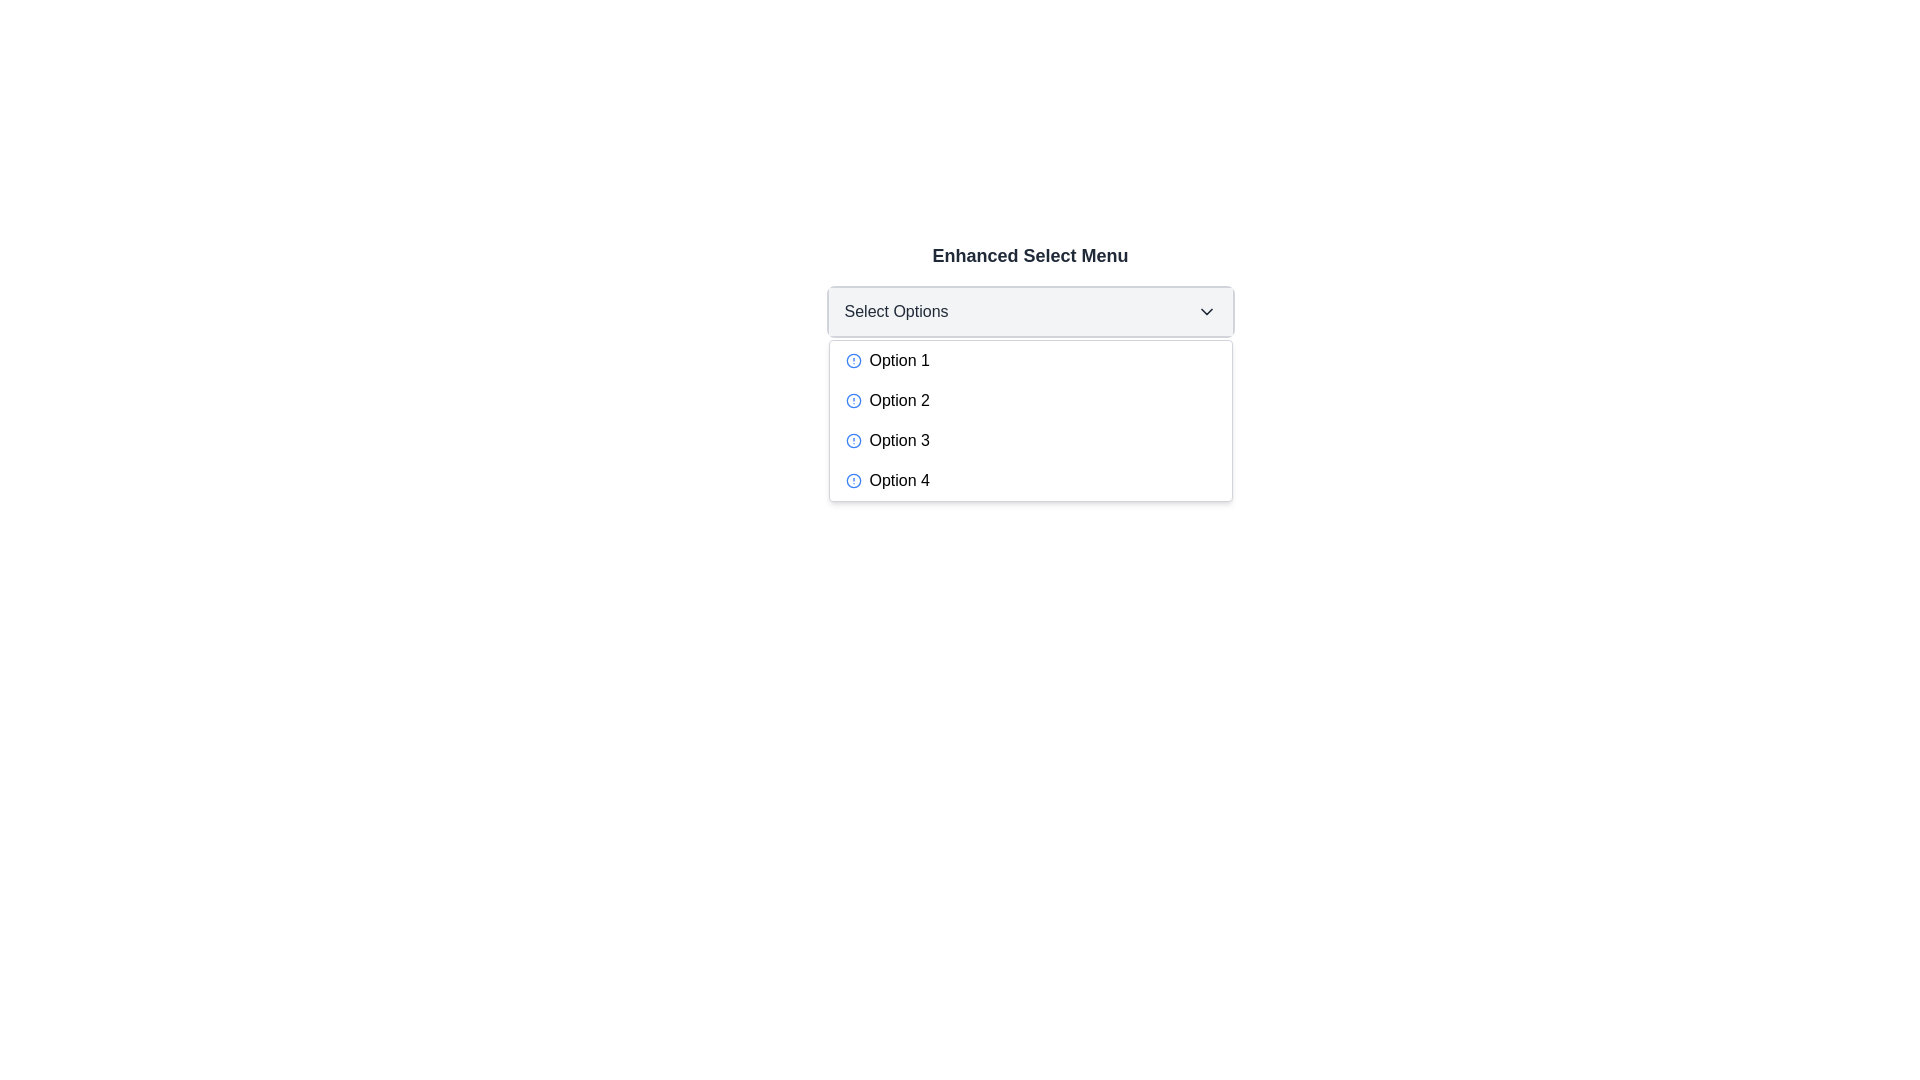 The image size is (1920, 1080). I want to click on the text label for the first selectable option, so click(898, 361).